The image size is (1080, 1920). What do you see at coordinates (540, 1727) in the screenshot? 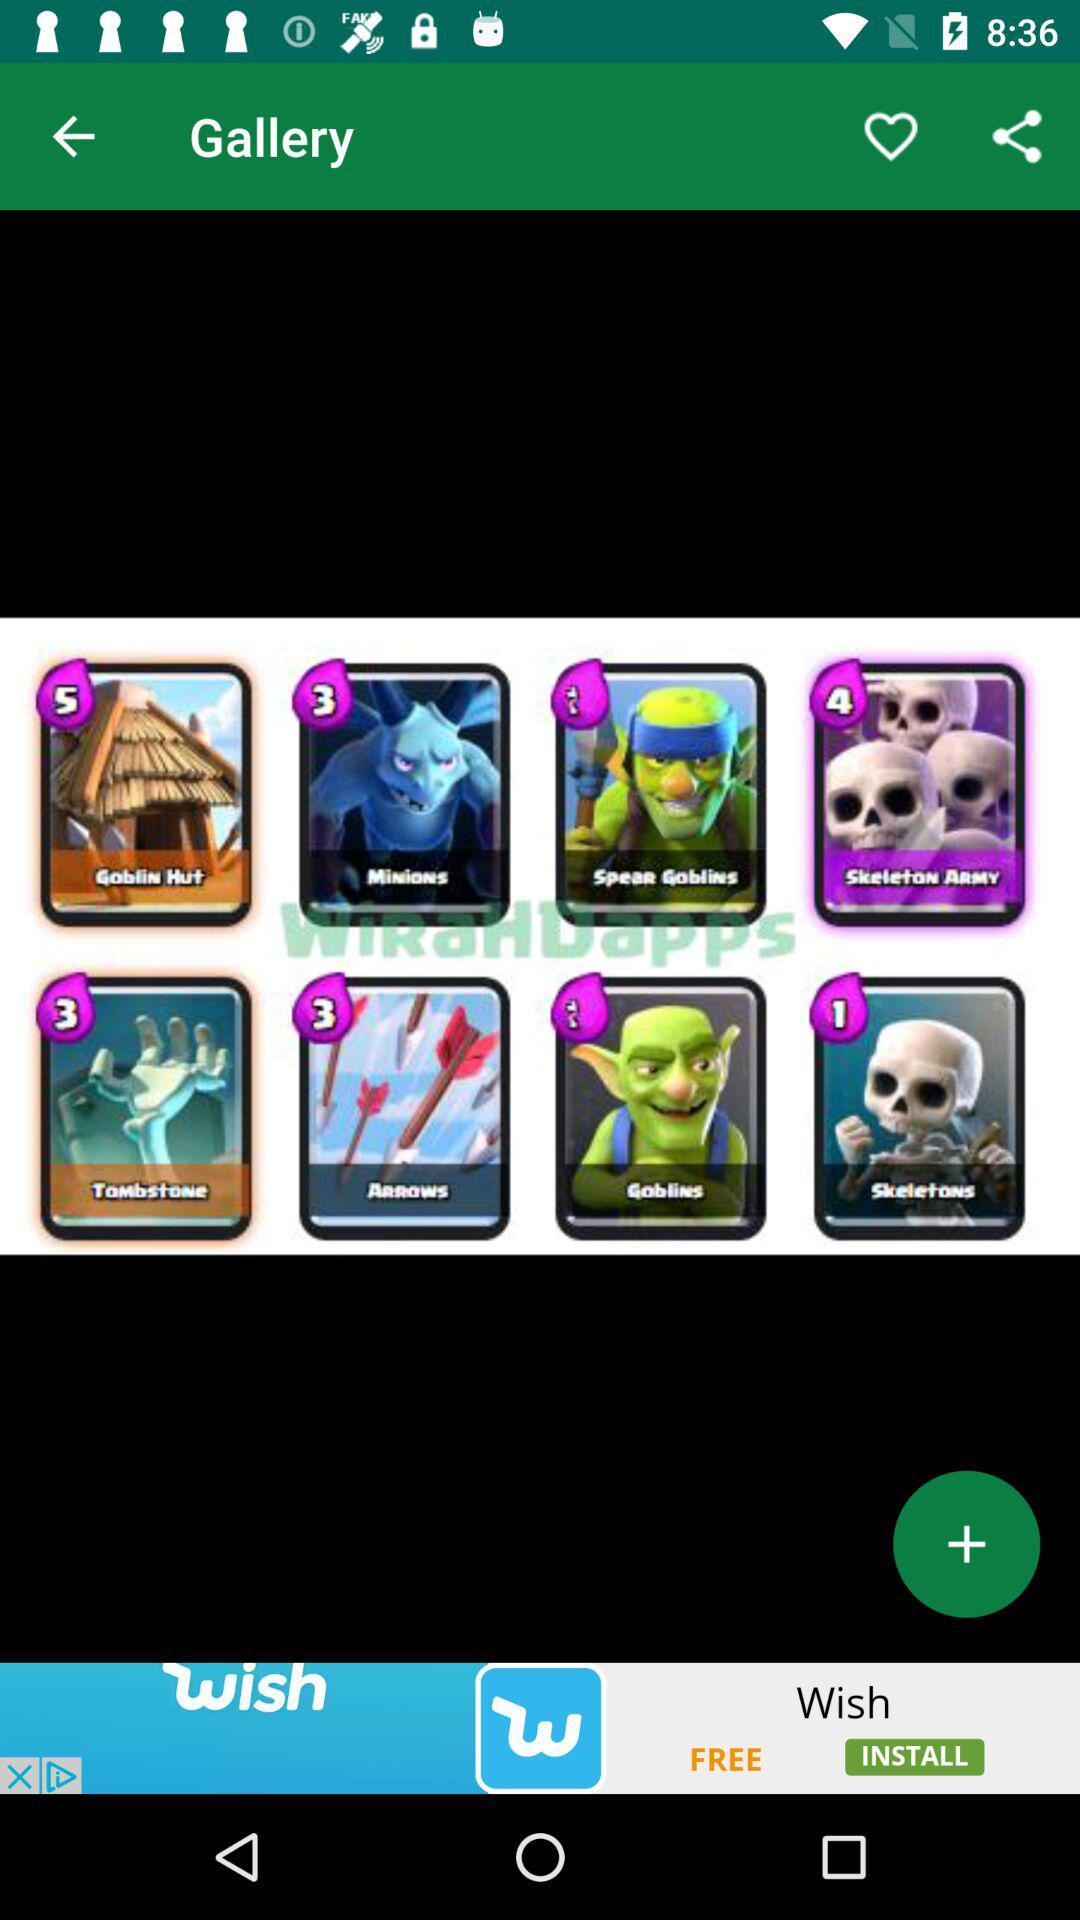
I see `install app` at bounding box center [540, 1727].